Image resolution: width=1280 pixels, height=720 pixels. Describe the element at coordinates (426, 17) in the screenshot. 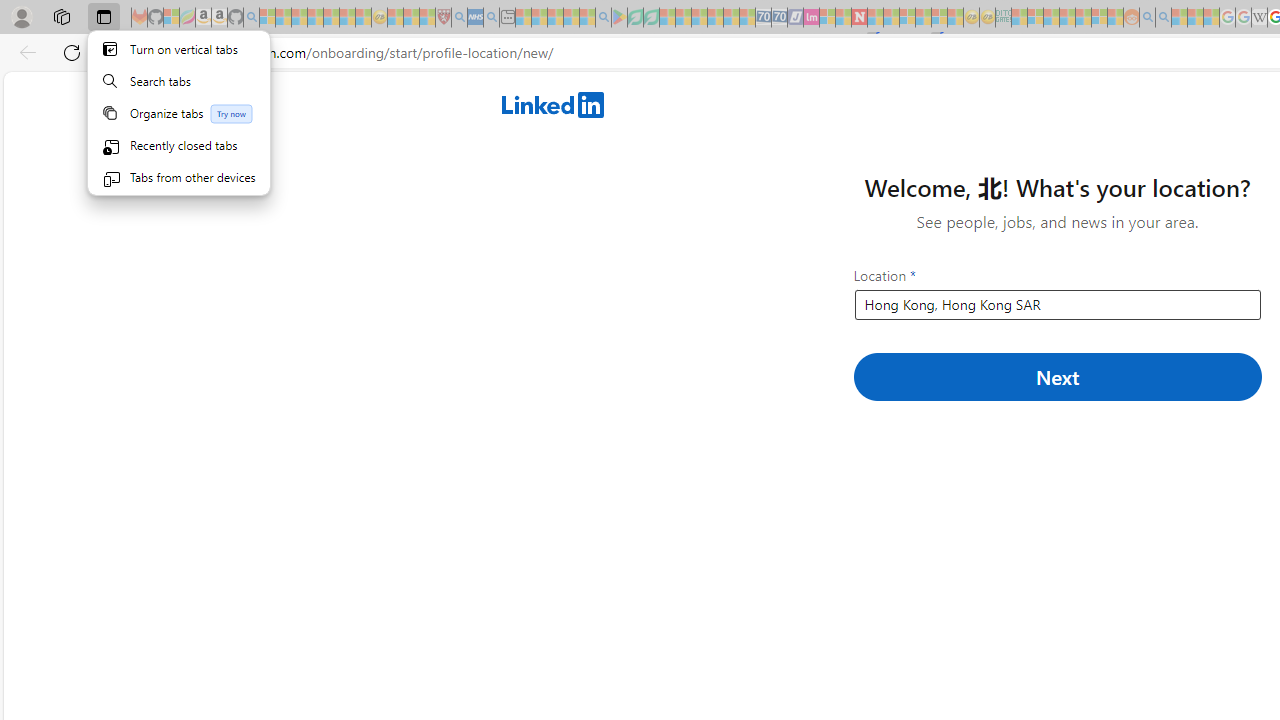

I see `'Local - MSN - Sleeping'` at that location.